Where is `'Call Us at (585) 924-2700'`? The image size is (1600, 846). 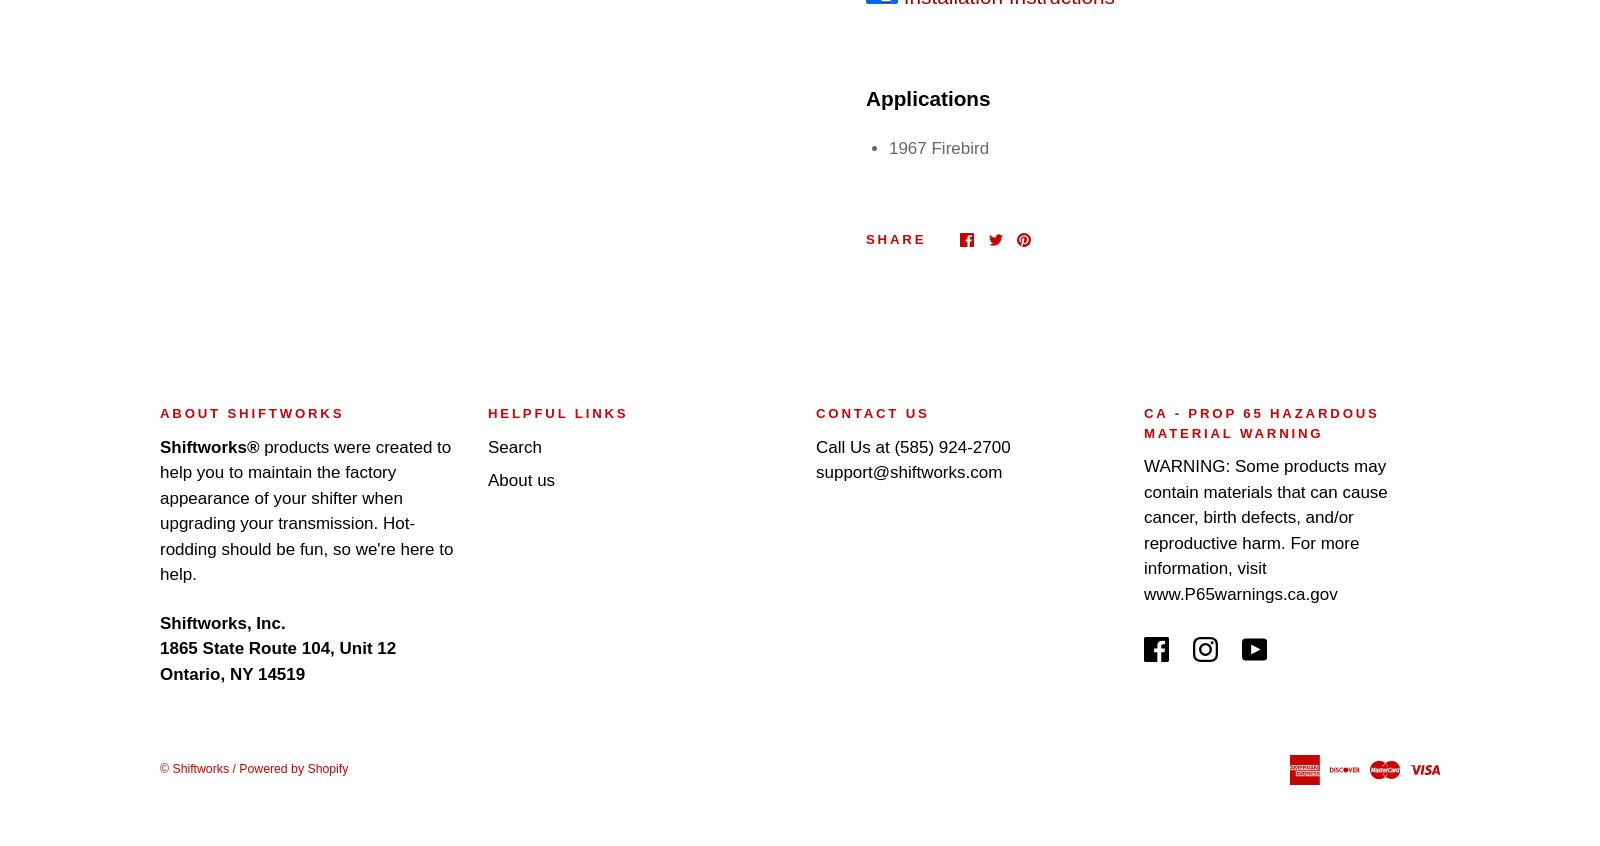 'Call Us at (585) 924-2700' is located at coordinates (911, 445).